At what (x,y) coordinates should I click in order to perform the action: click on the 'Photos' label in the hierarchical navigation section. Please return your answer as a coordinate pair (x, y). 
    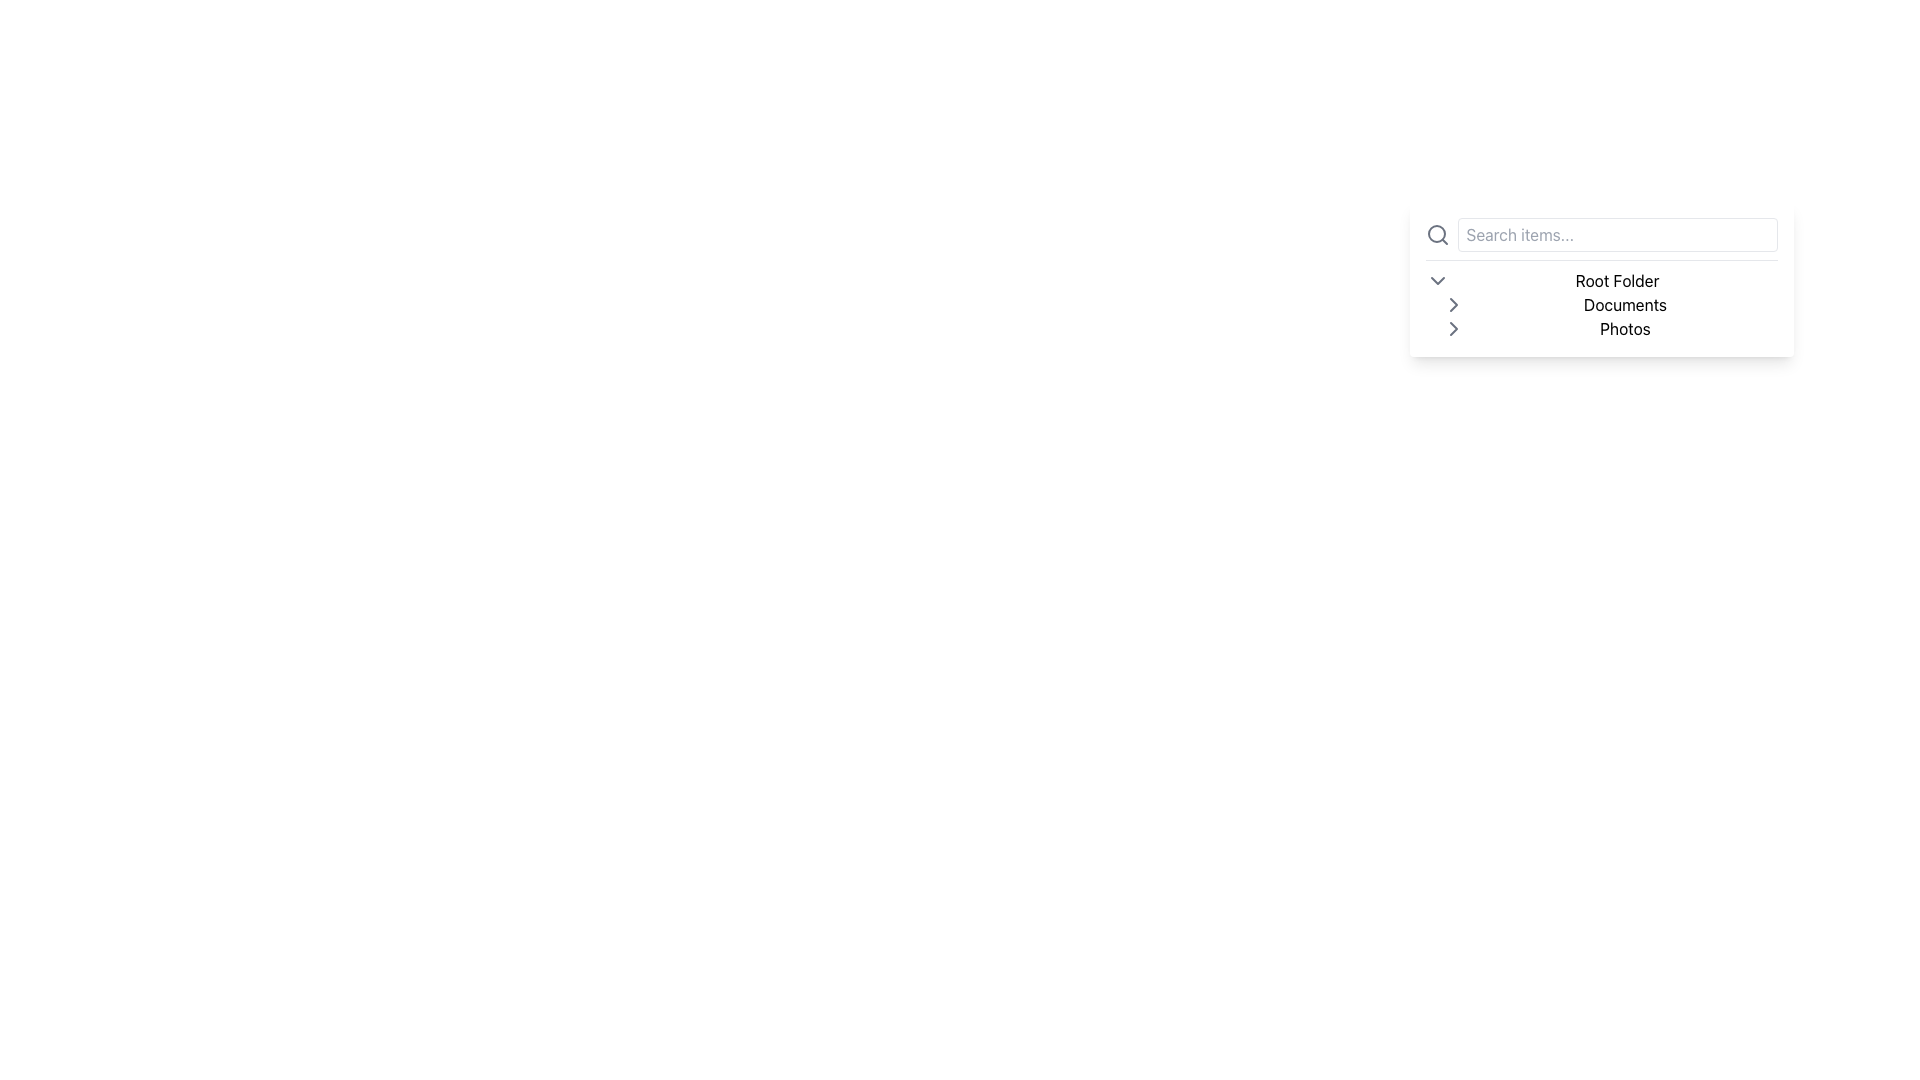
    Looking at the image, I should click on (1625, 327).